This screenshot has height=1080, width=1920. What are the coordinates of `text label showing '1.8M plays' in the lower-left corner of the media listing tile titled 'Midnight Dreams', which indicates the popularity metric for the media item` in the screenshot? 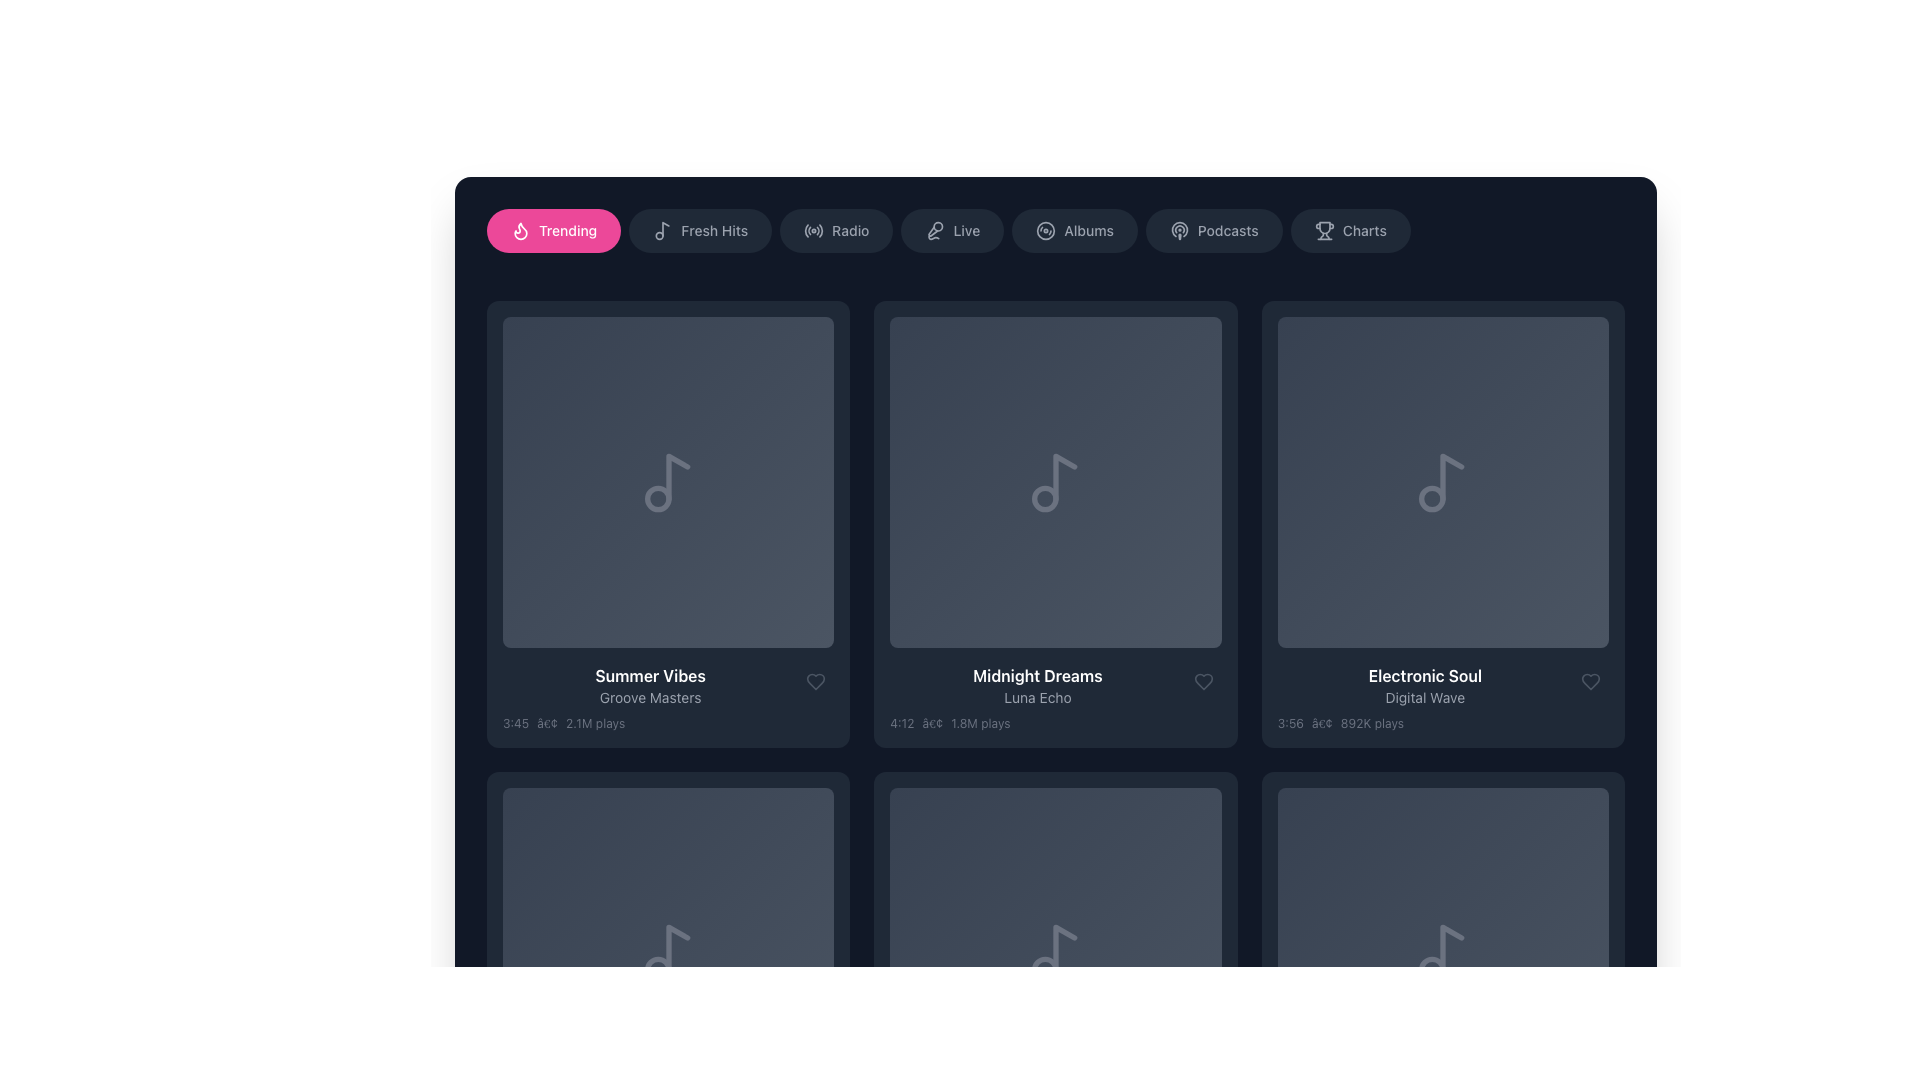 It's located at (980, 724).